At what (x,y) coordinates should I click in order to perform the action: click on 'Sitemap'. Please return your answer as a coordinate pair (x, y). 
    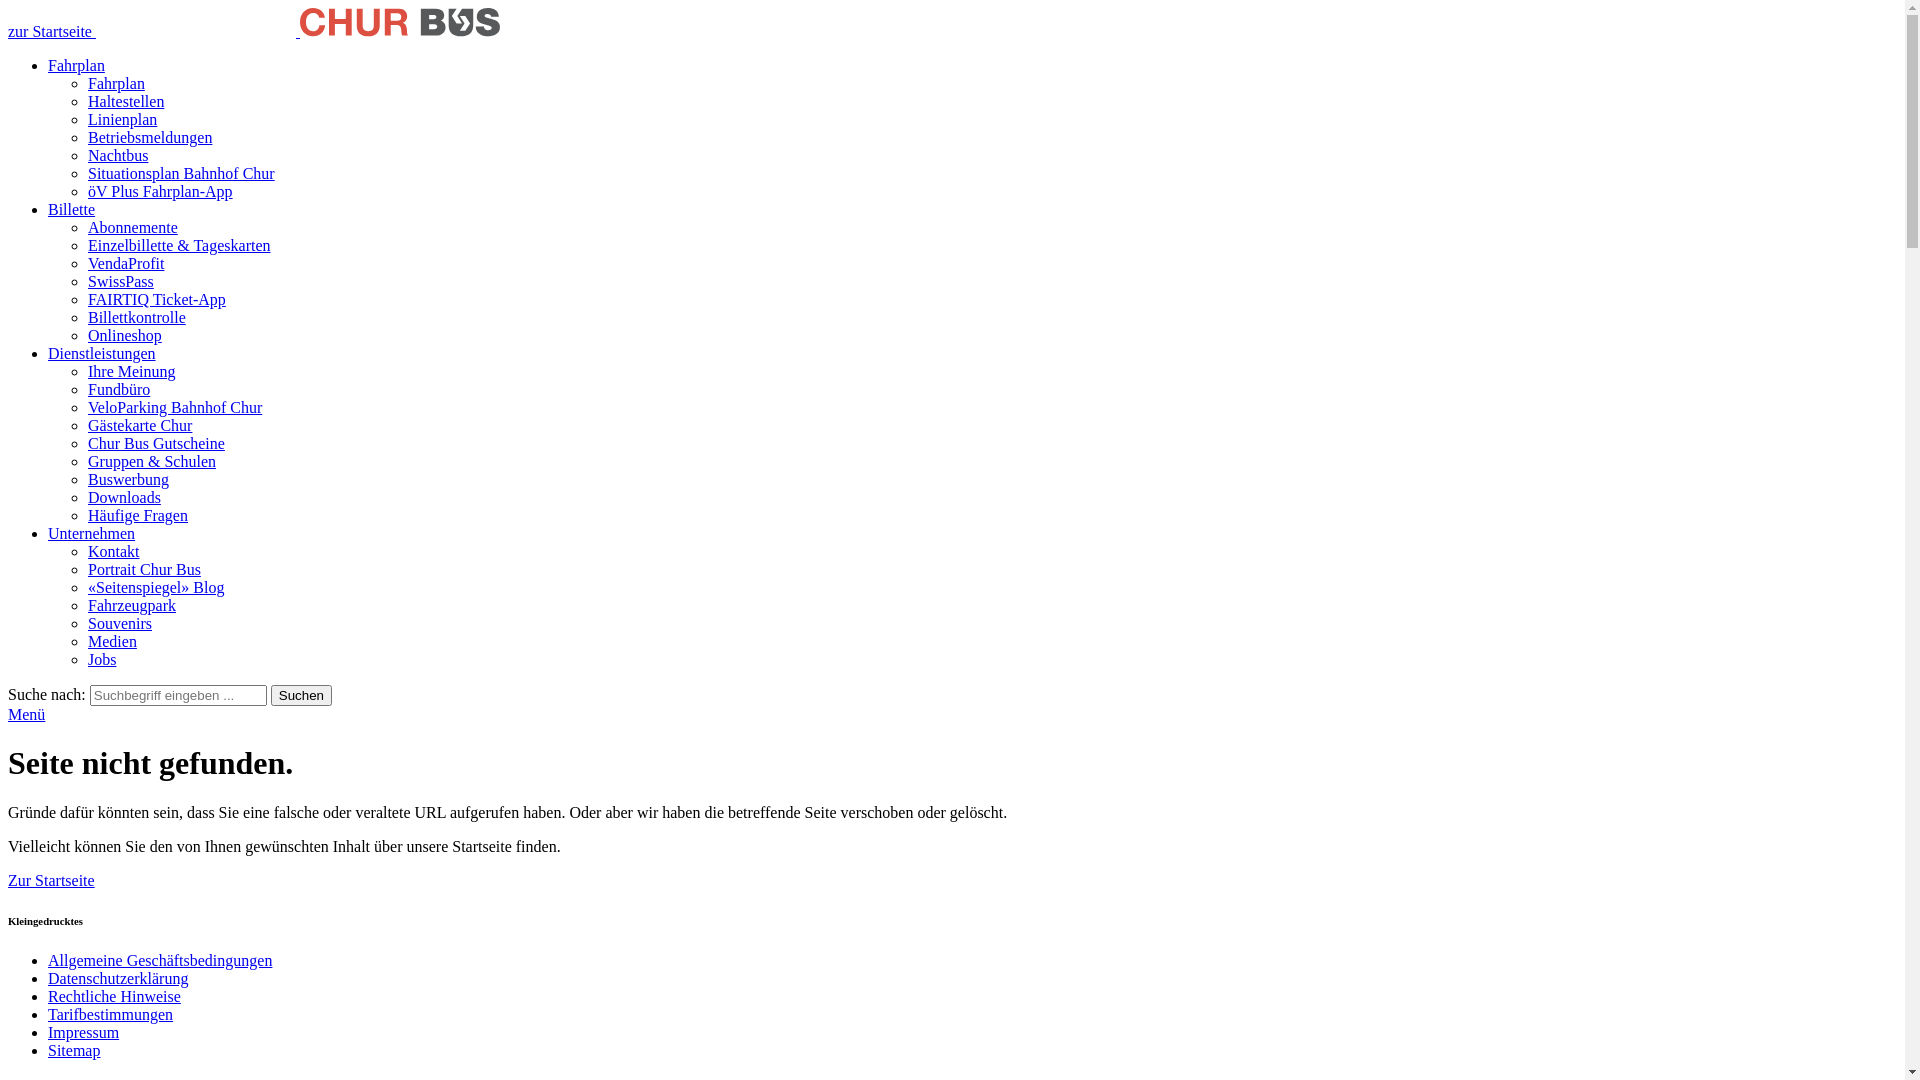
    Looking at the image, I should click on (73, 1049).